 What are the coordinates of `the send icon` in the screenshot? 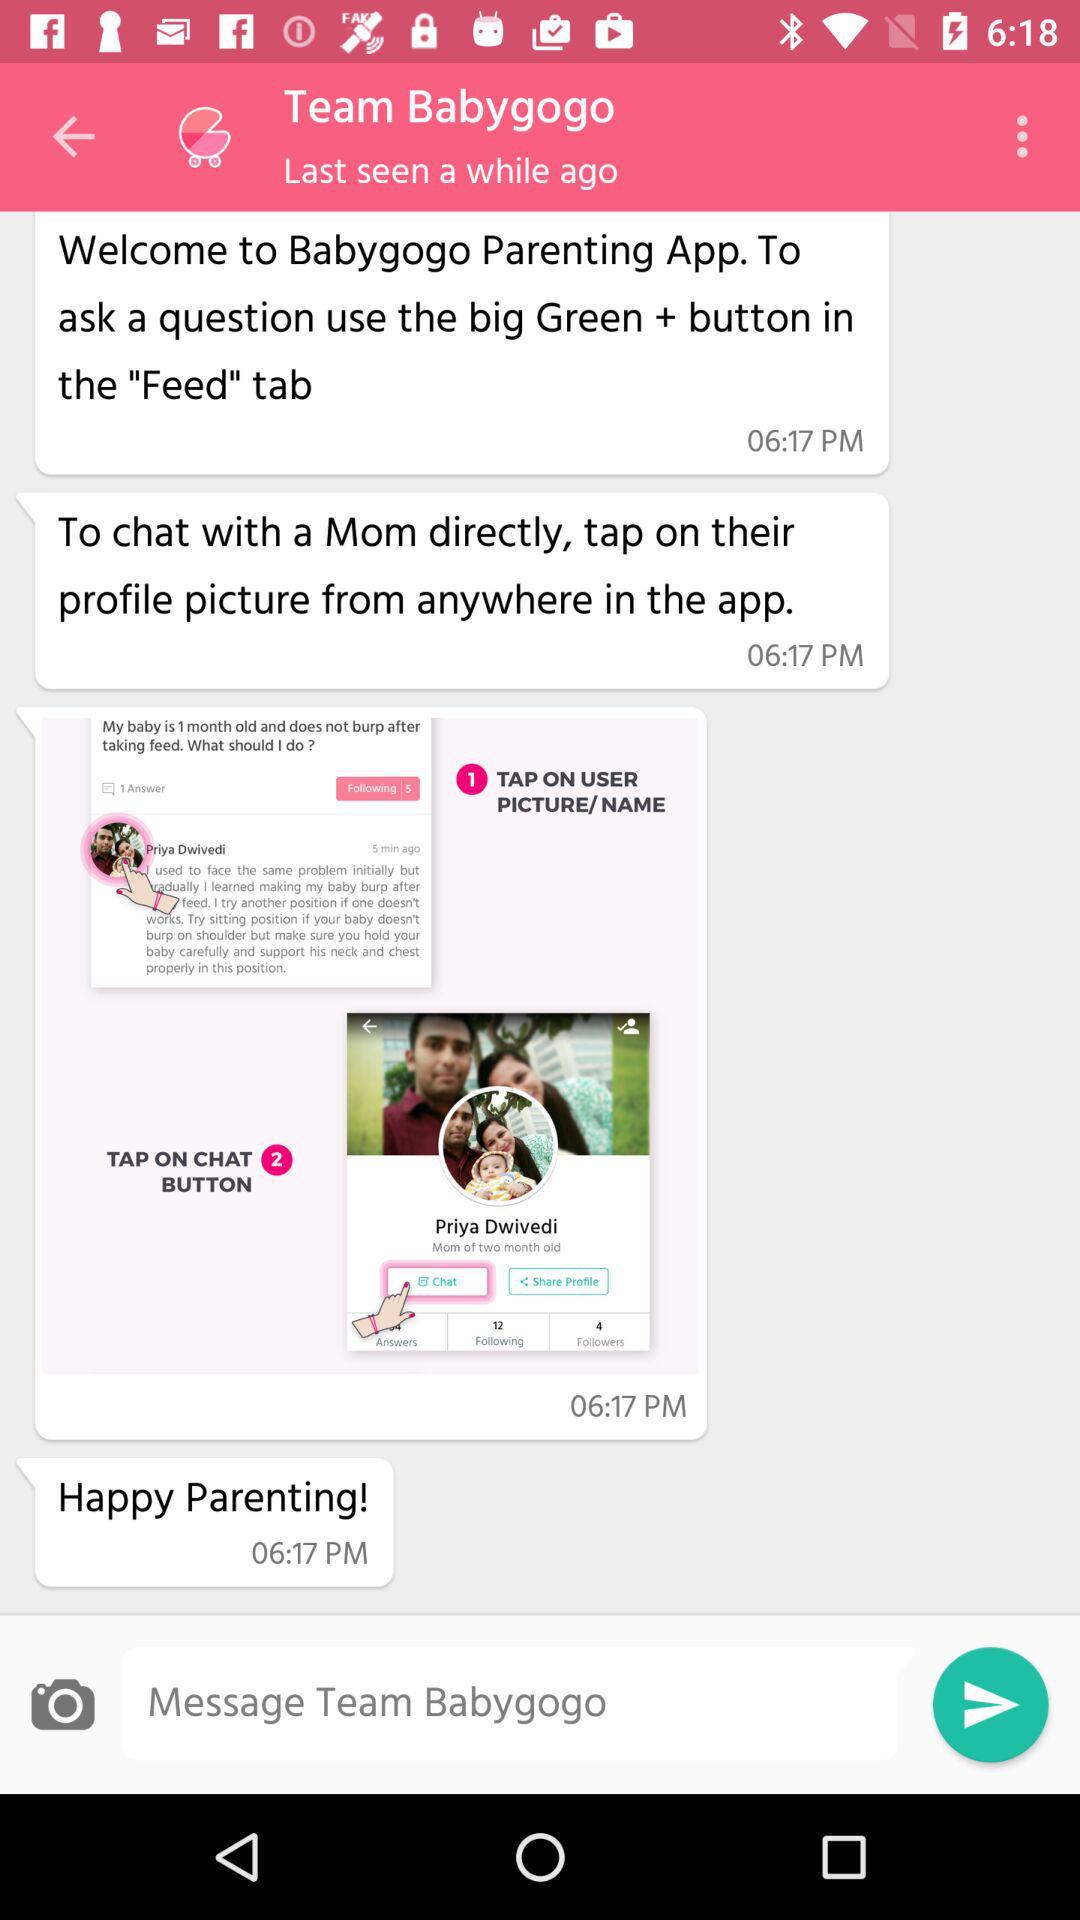 It's located at (990, 1703).